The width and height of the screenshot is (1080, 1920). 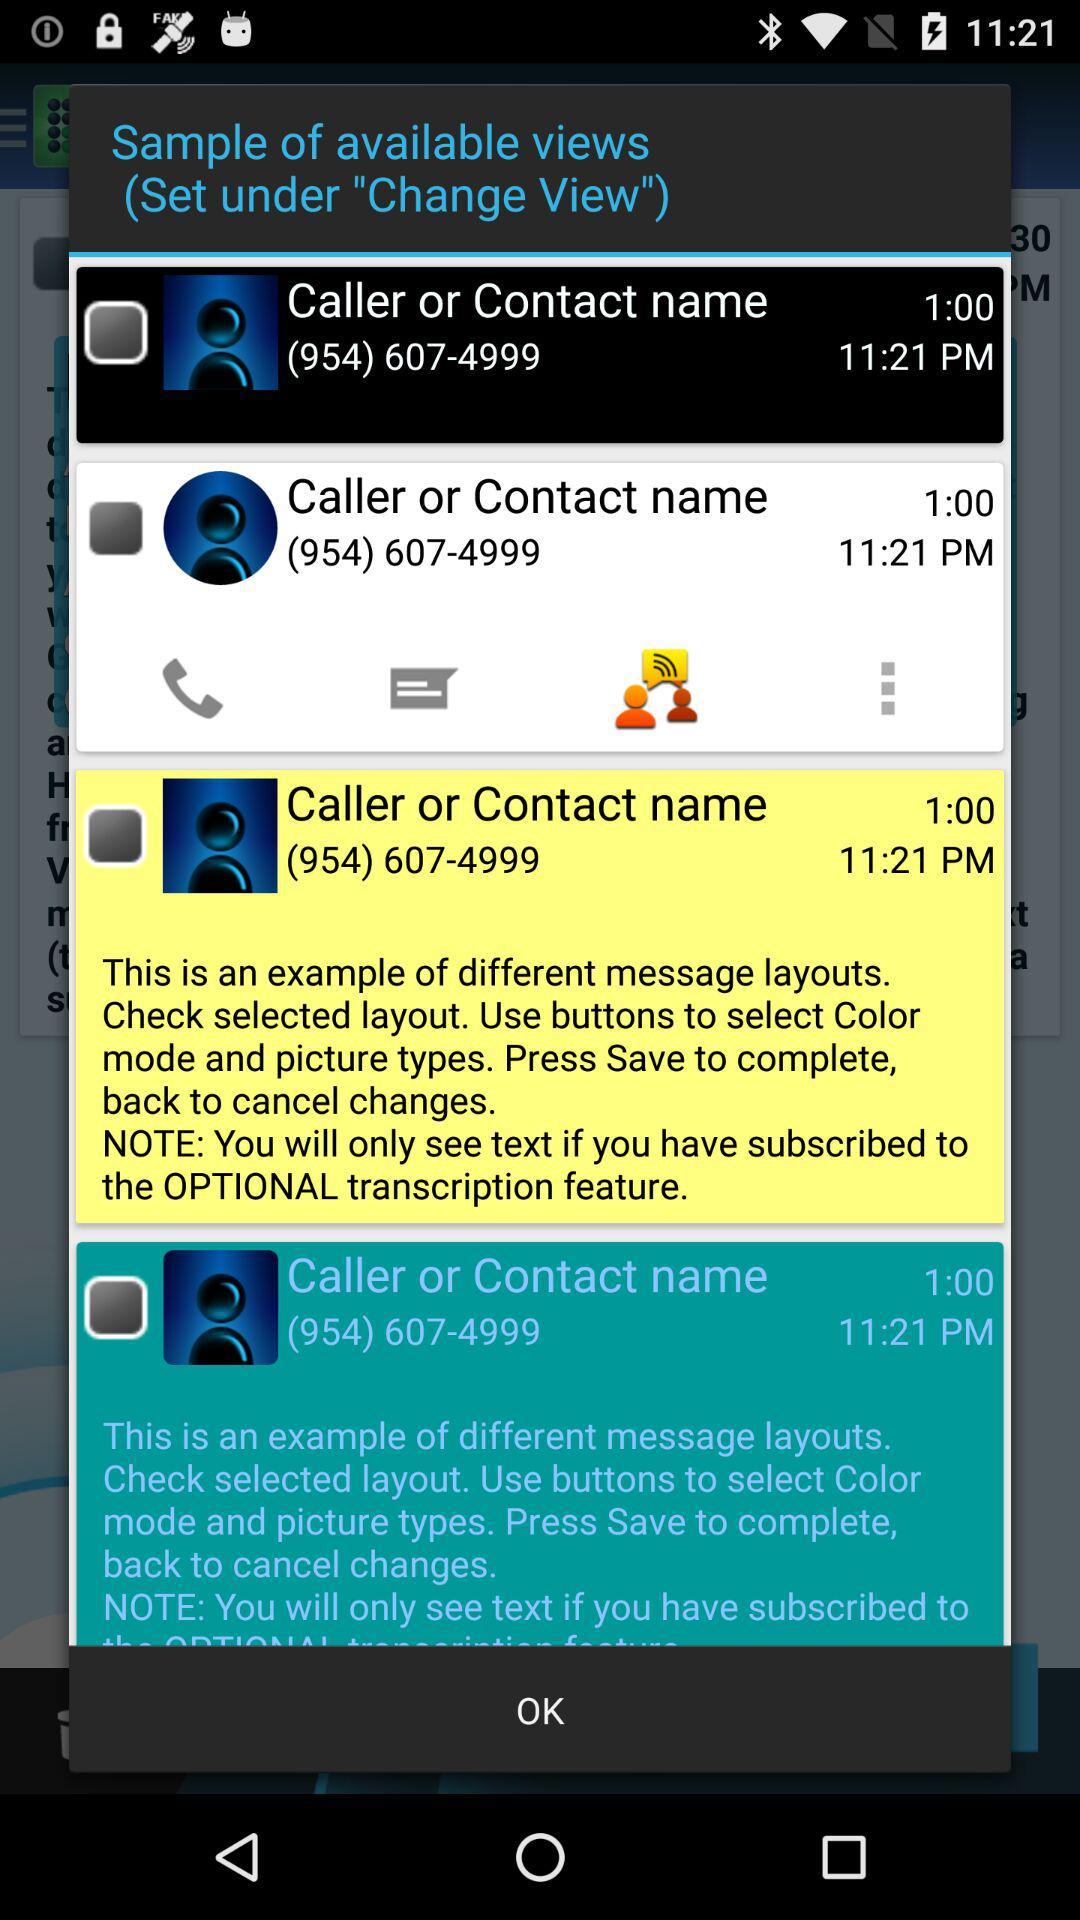 I want to click on check, so click(x=115, y=835).